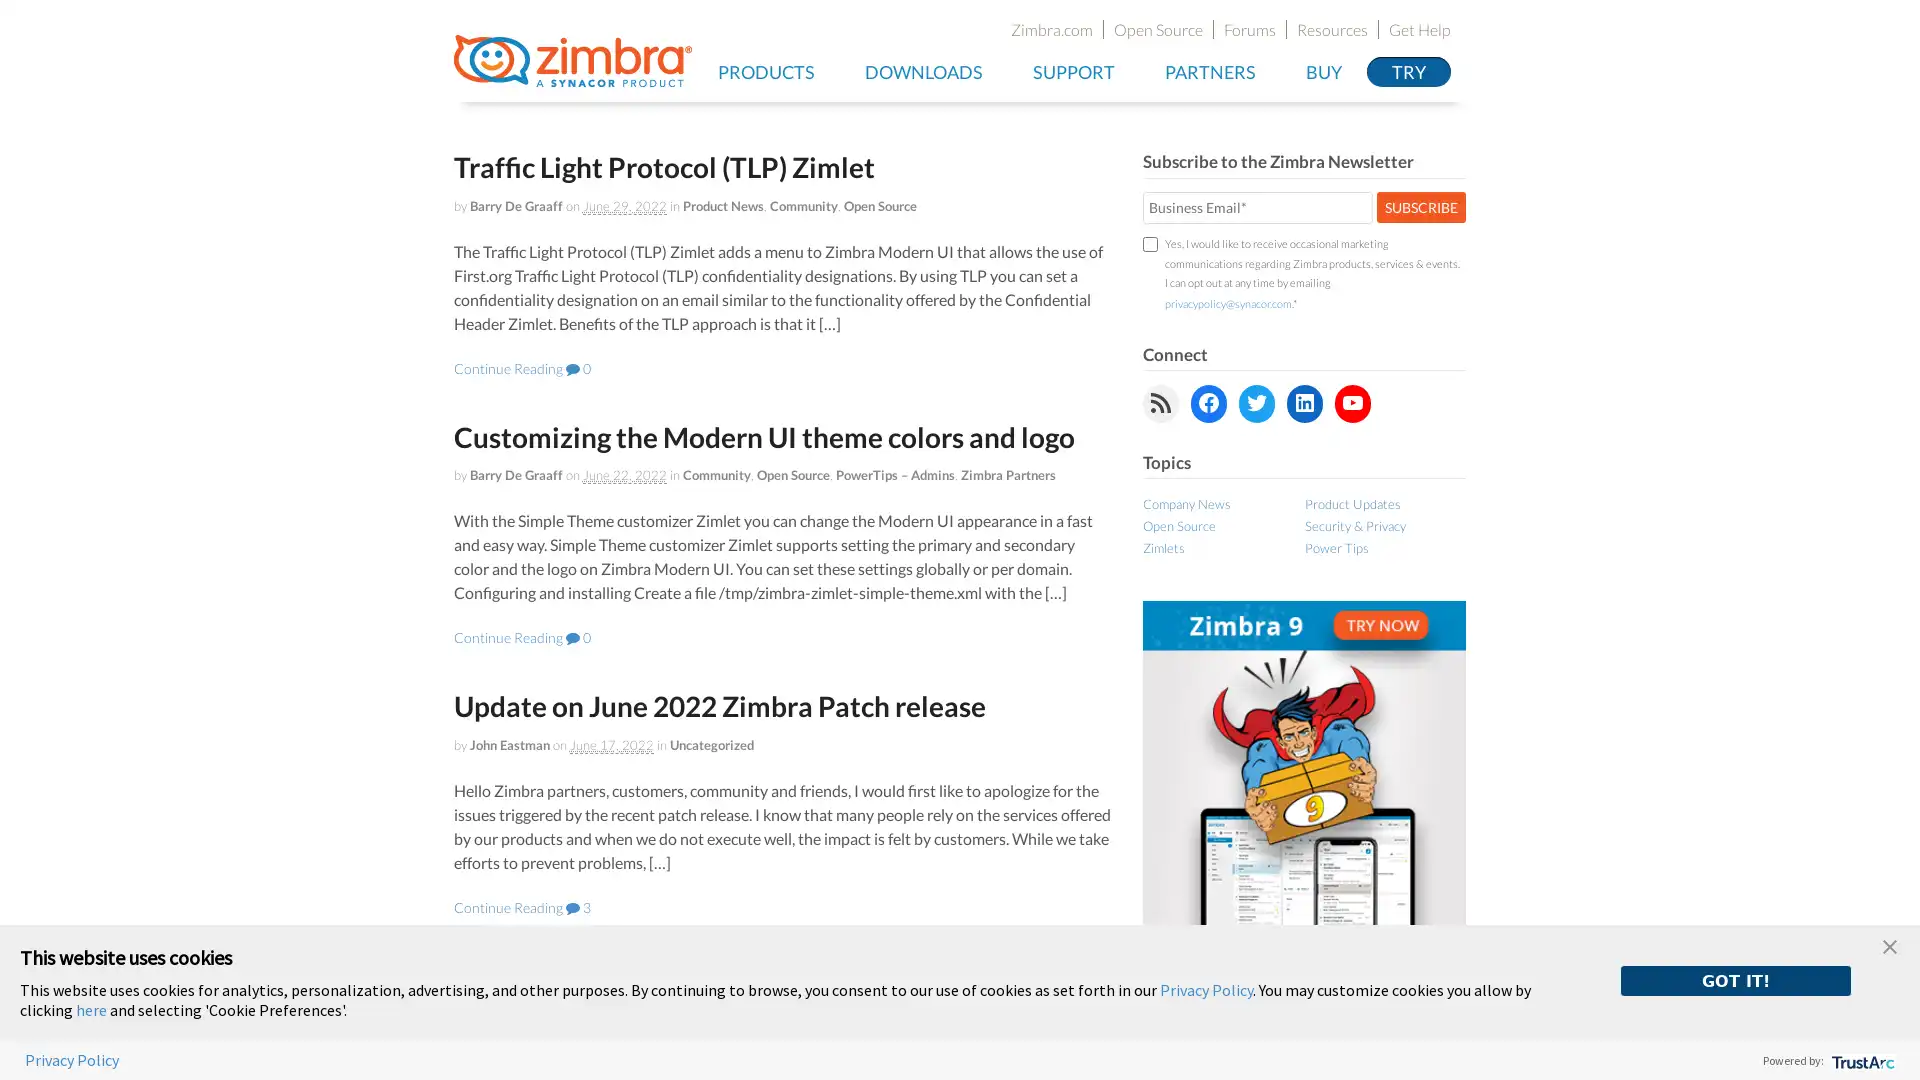  Describe the element at coordinates (1889, 944) in the screenshot. I see `close banner` at that location.